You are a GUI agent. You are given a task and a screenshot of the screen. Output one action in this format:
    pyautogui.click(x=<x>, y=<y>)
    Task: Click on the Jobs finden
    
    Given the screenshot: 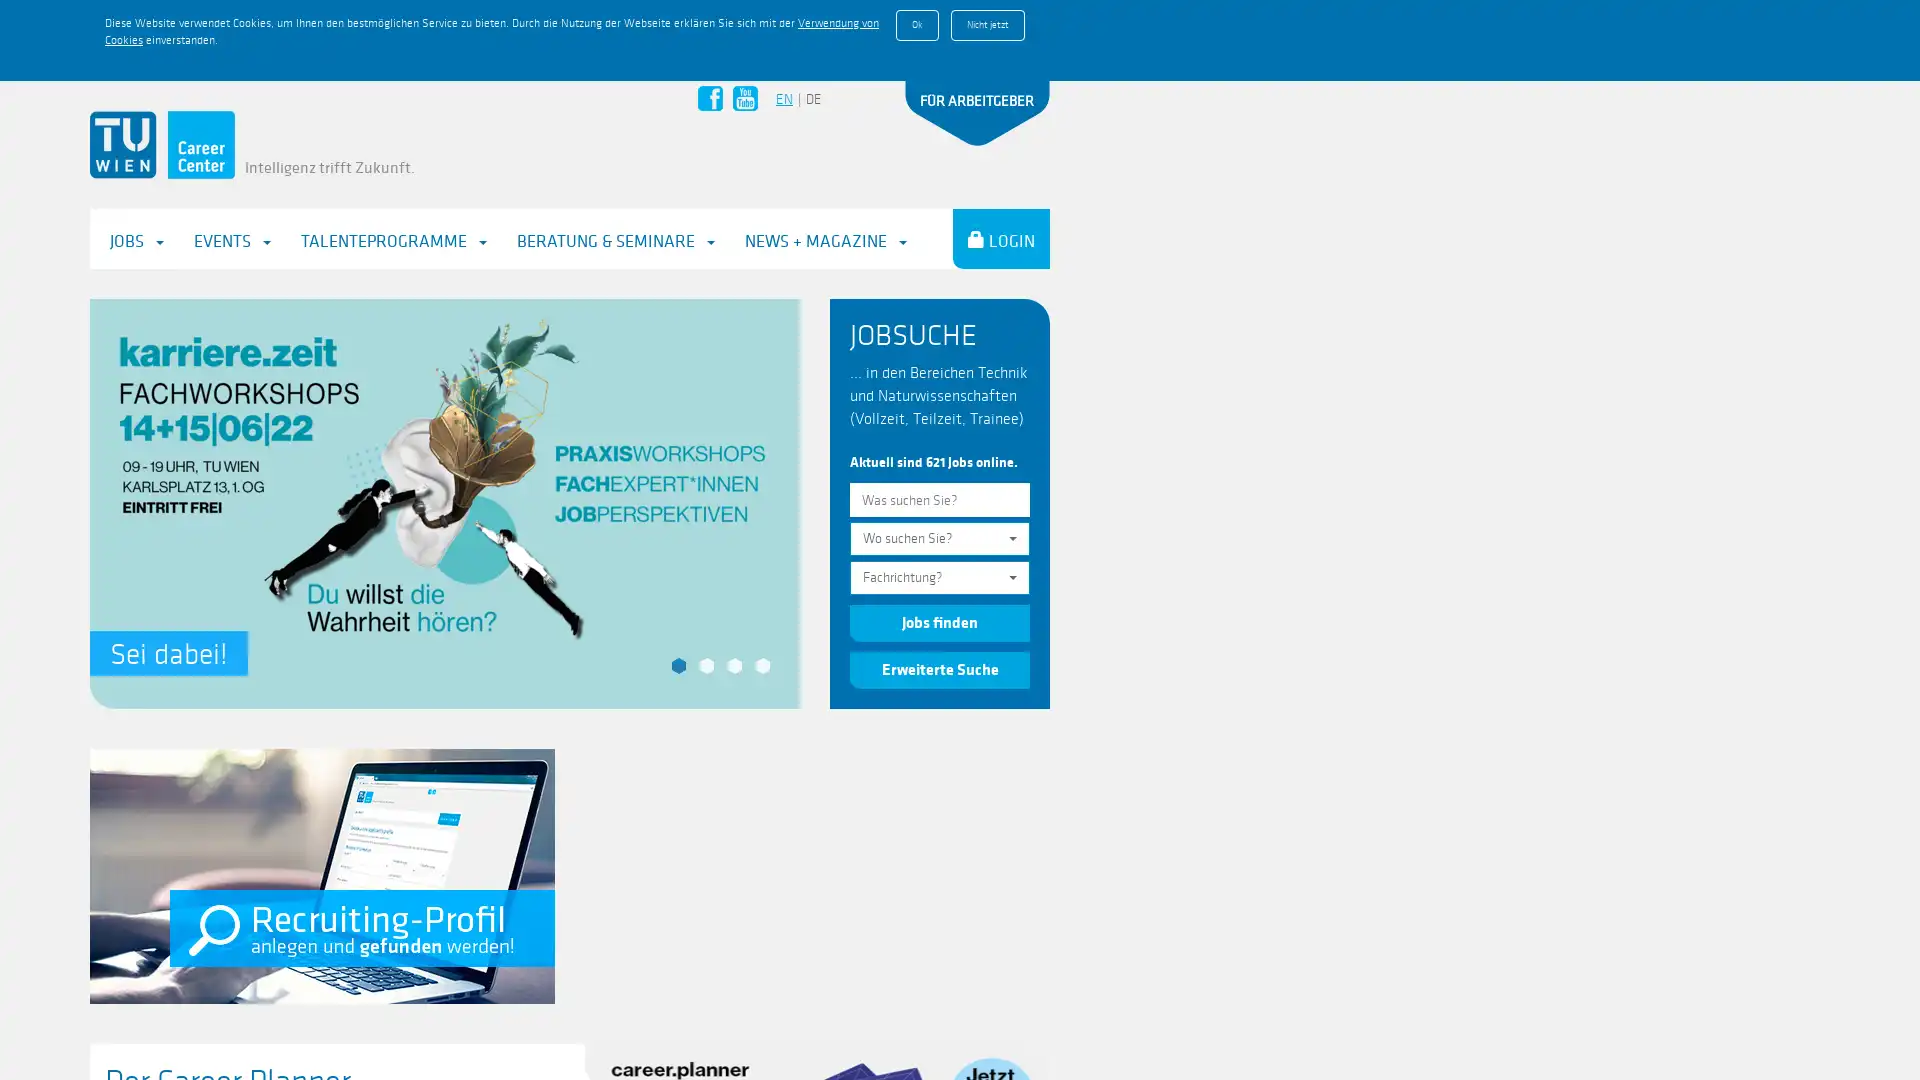 What is the action you would take?
    pyautogui.click(x=939, y=542)
    